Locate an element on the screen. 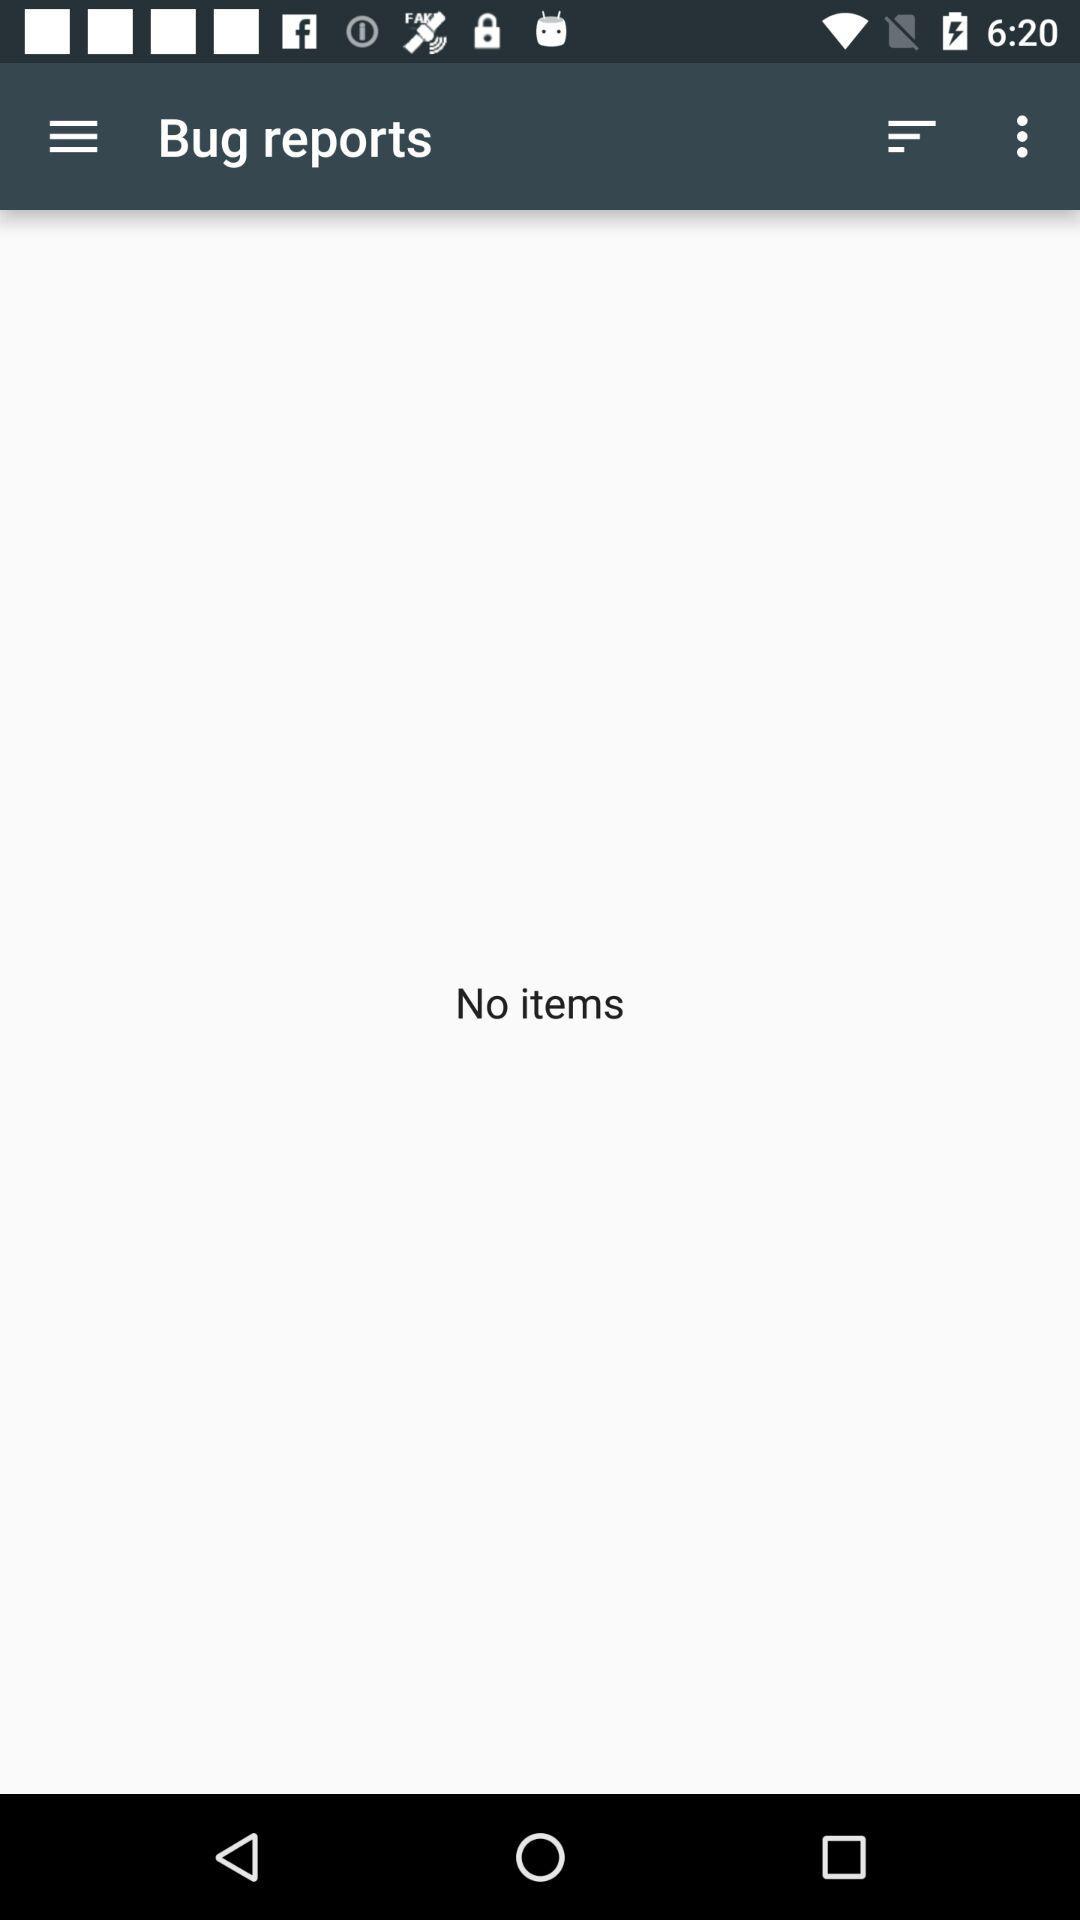 Image resolution: width=1080 pixels, height=1920 pixels. the icon to the right of bug reports app is located at coordinates (911, 135).